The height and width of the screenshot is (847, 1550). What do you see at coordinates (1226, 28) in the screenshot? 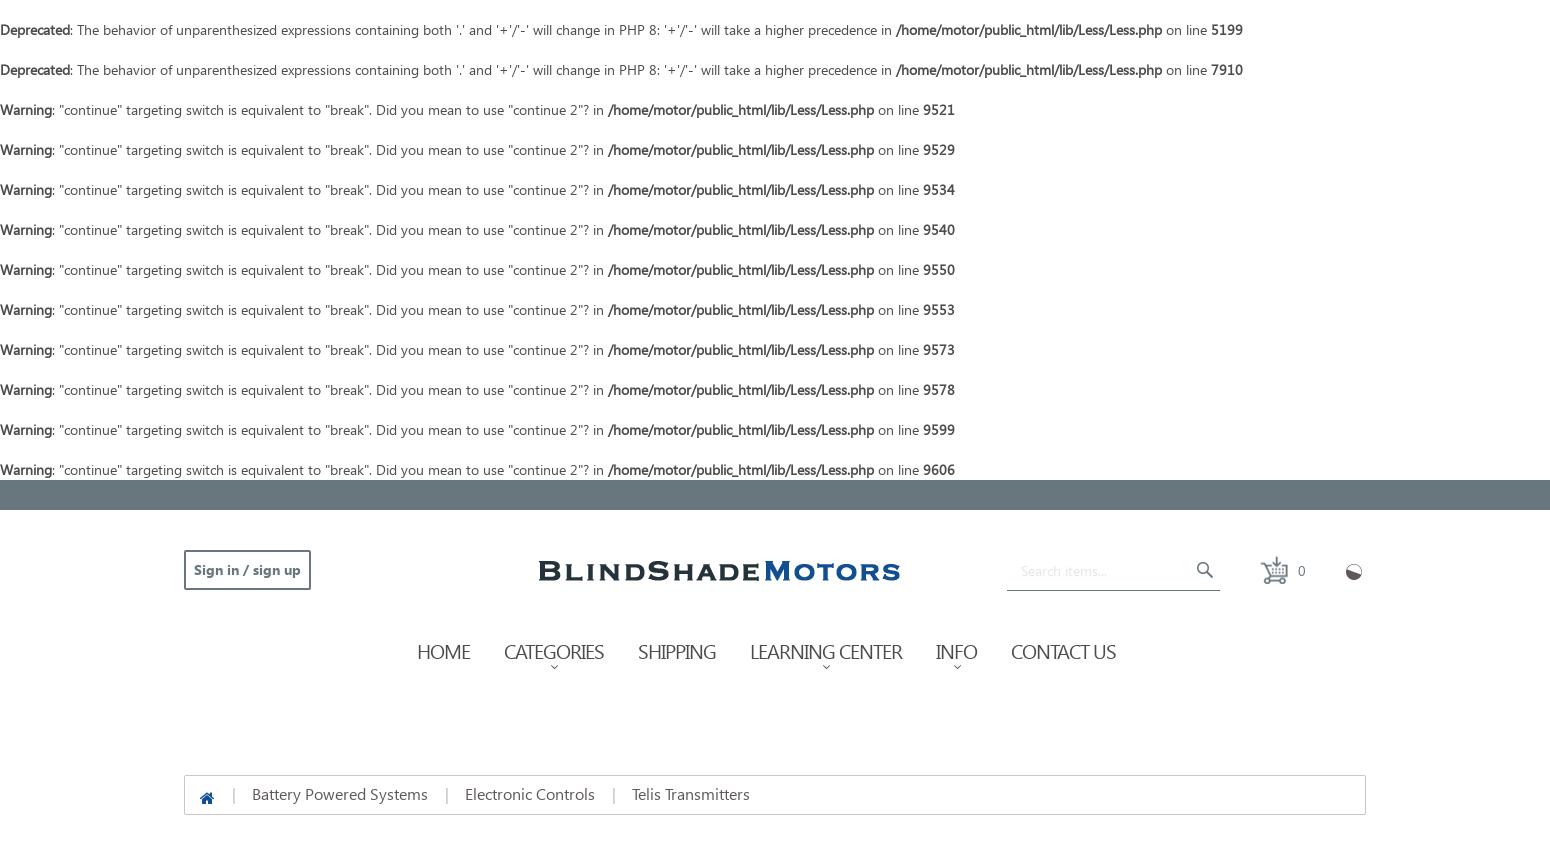
I see `'5199'` at bounding box center [1226, 28].